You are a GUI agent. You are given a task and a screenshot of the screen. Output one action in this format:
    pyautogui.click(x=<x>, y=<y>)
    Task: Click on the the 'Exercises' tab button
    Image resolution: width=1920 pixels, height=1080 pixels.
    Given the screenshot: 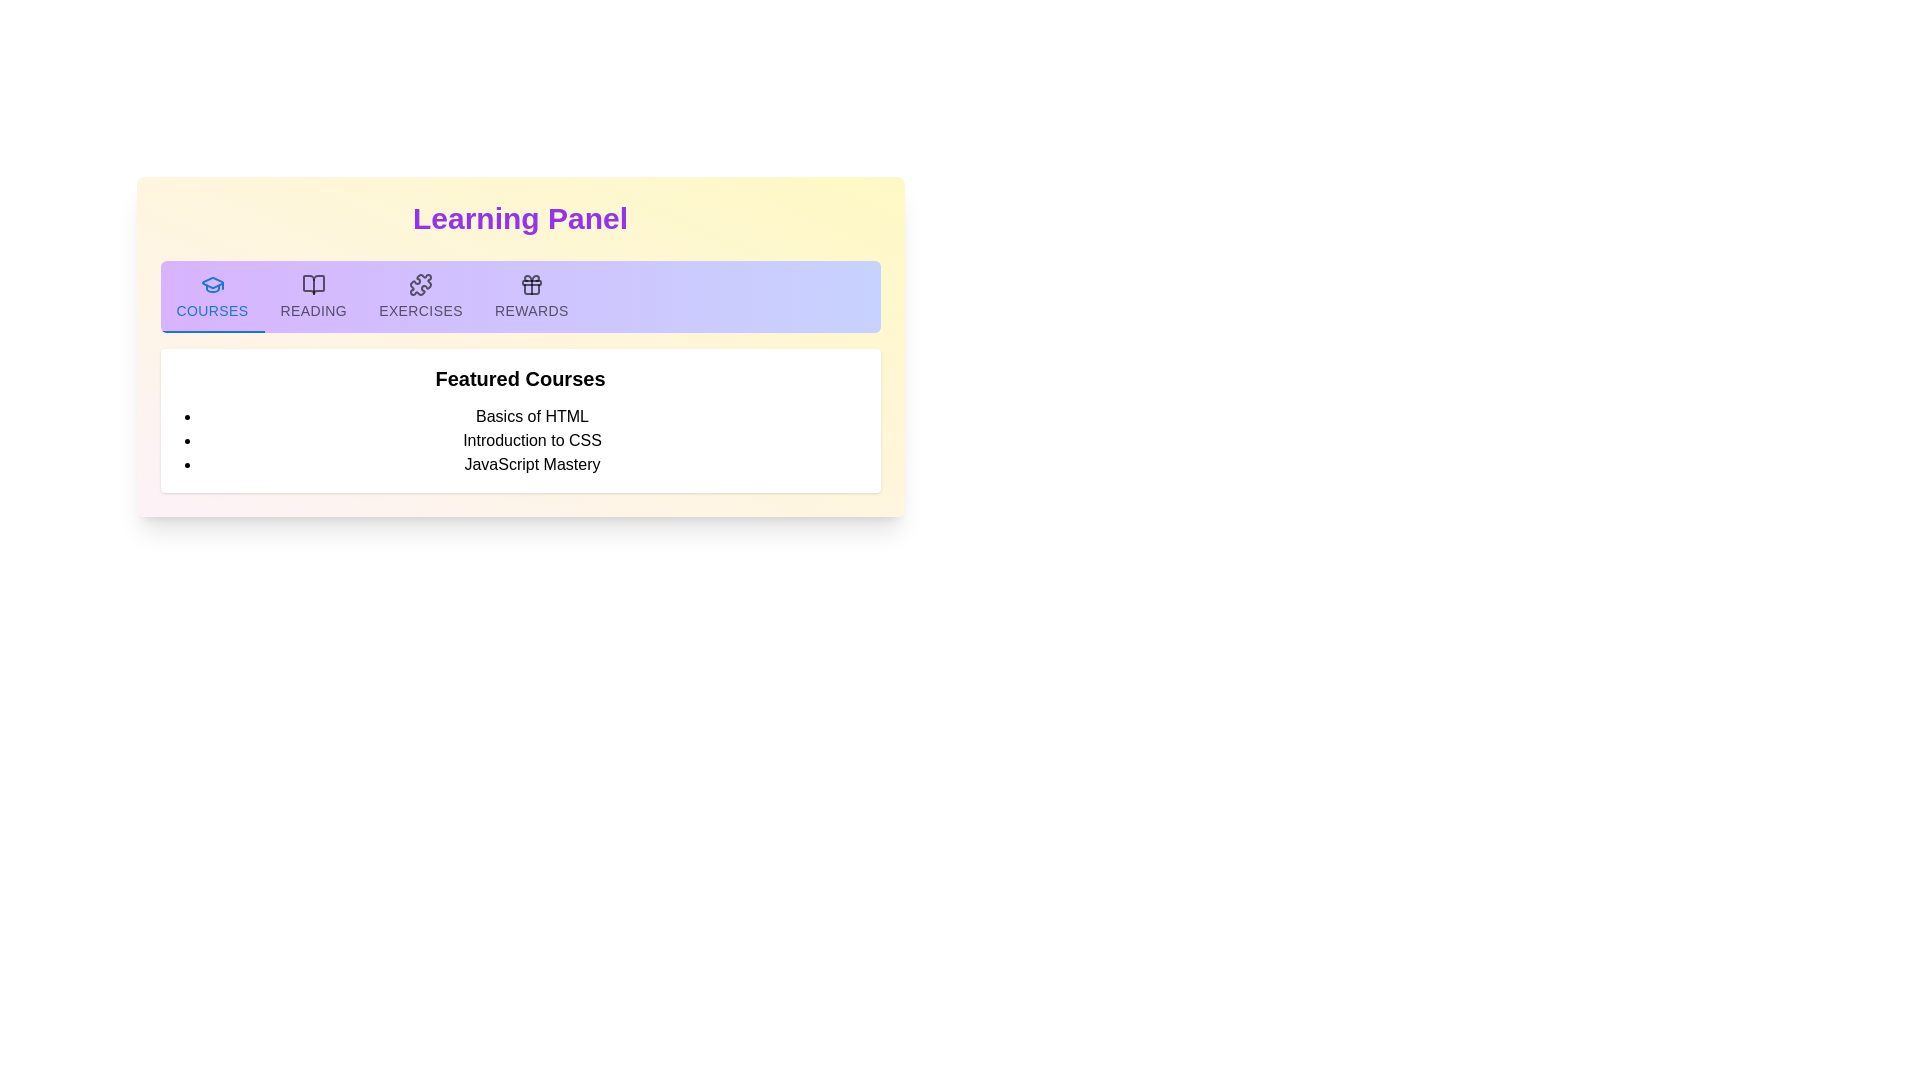 What is the action you would take?
    pyautogui.click(x=420, y=297)
    